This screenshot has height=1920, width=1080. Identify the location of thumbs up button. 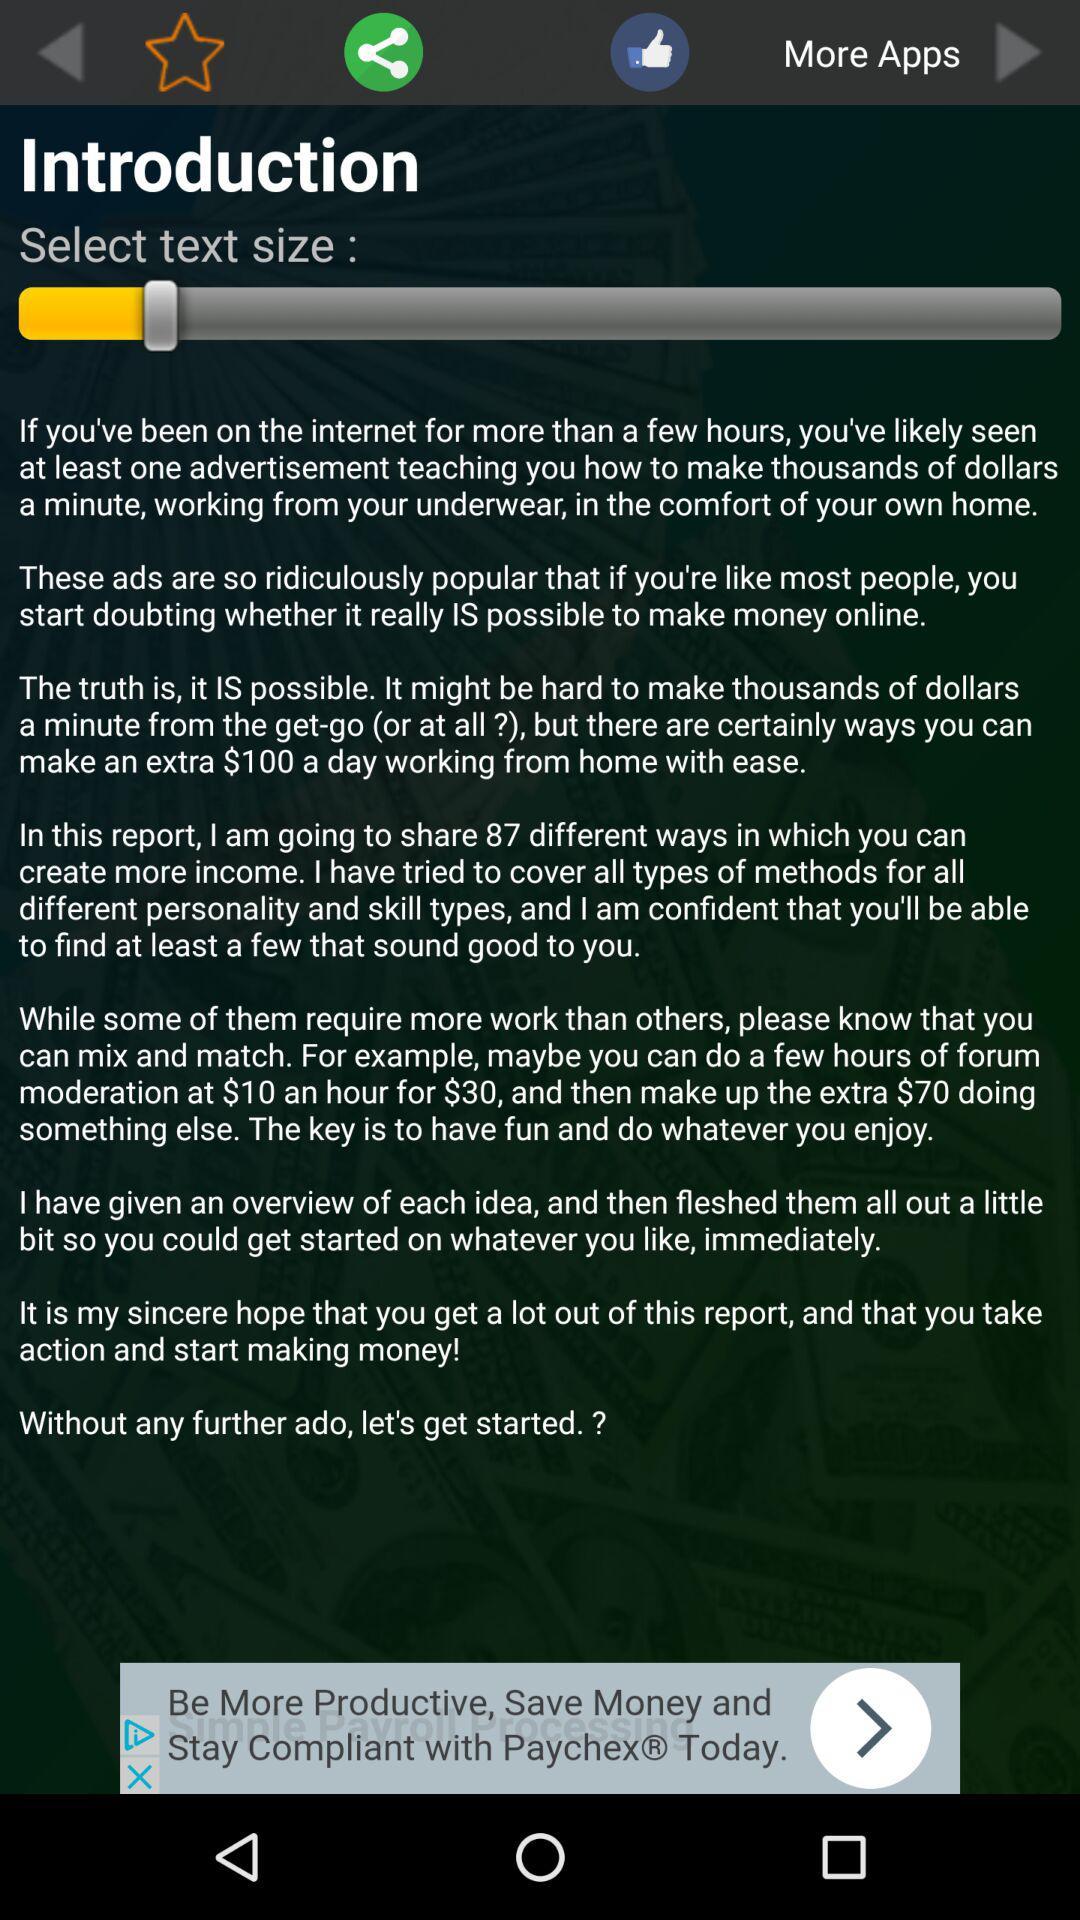
(649, 52).